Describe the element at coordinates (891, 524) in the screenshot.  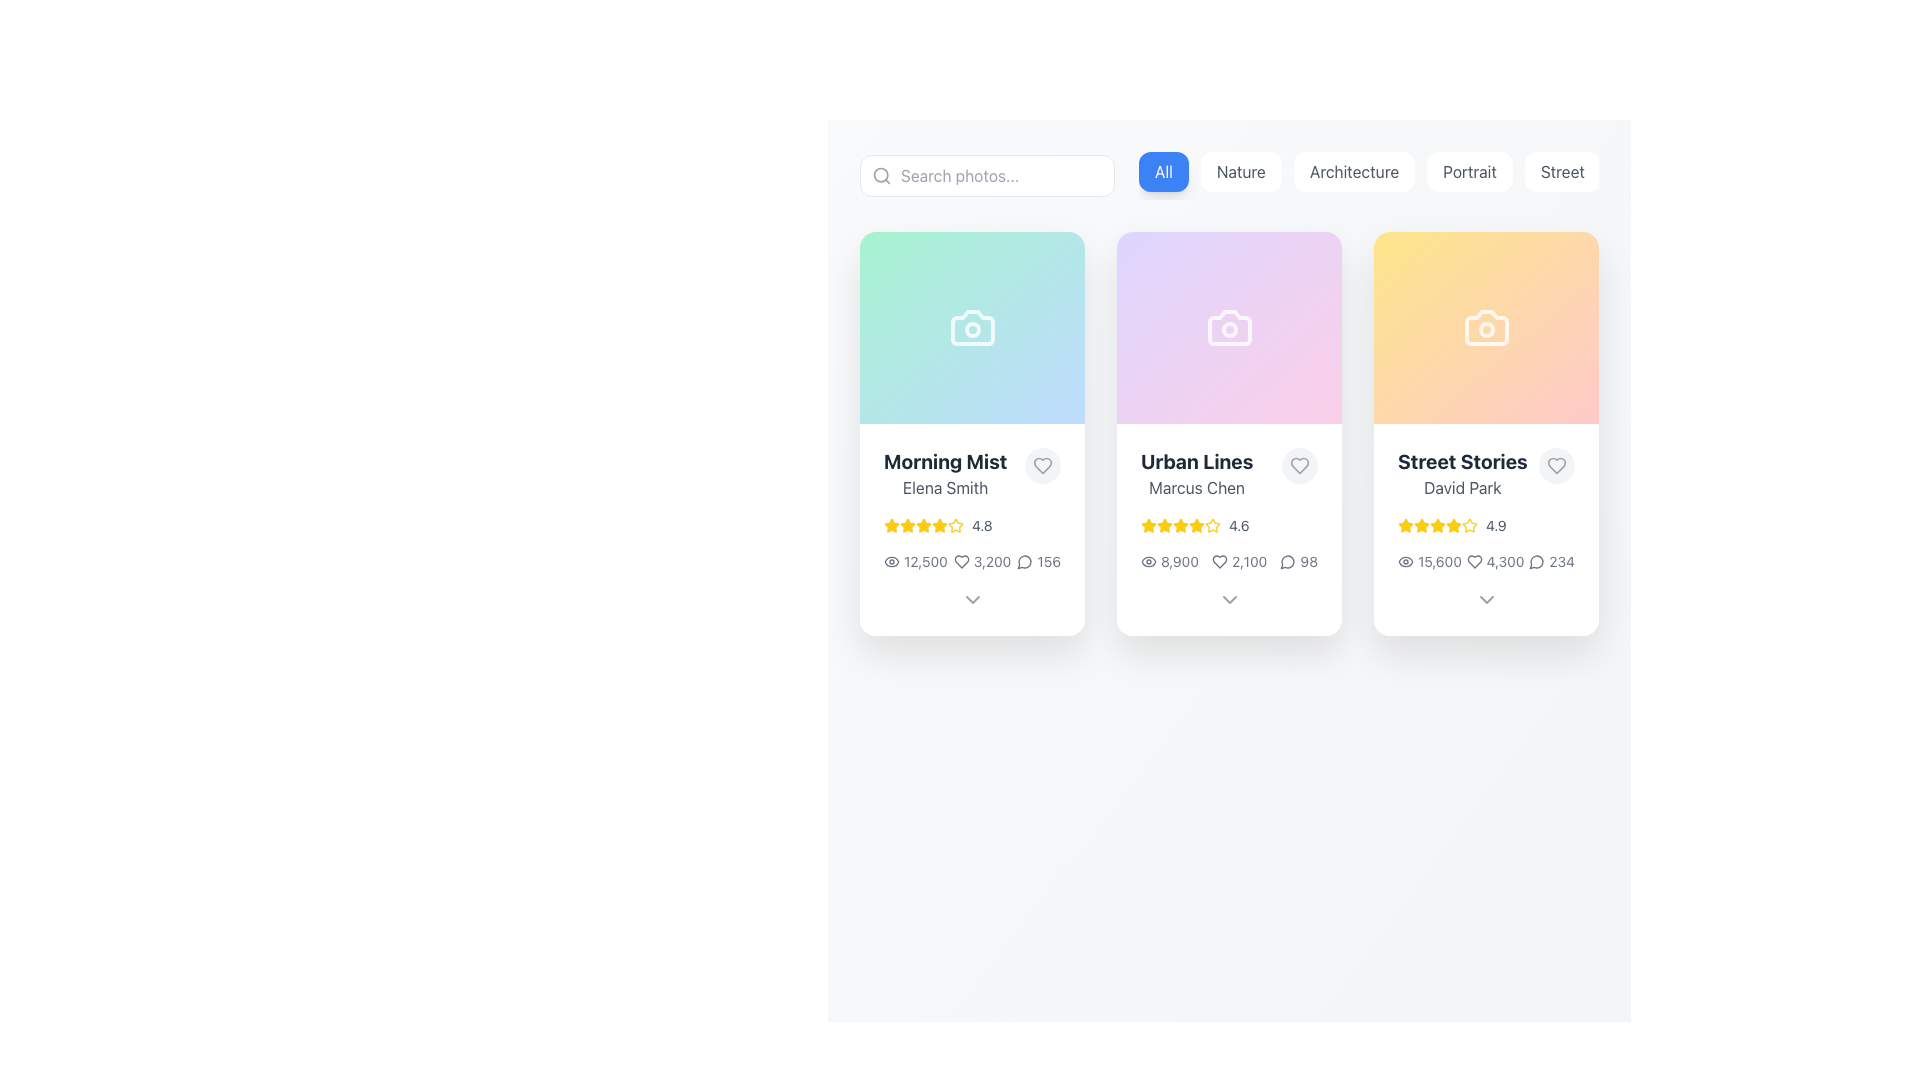
I see `the first star icon in the 'Morning Mist' card, which is golden yellow and represents a rating indication` at that location.